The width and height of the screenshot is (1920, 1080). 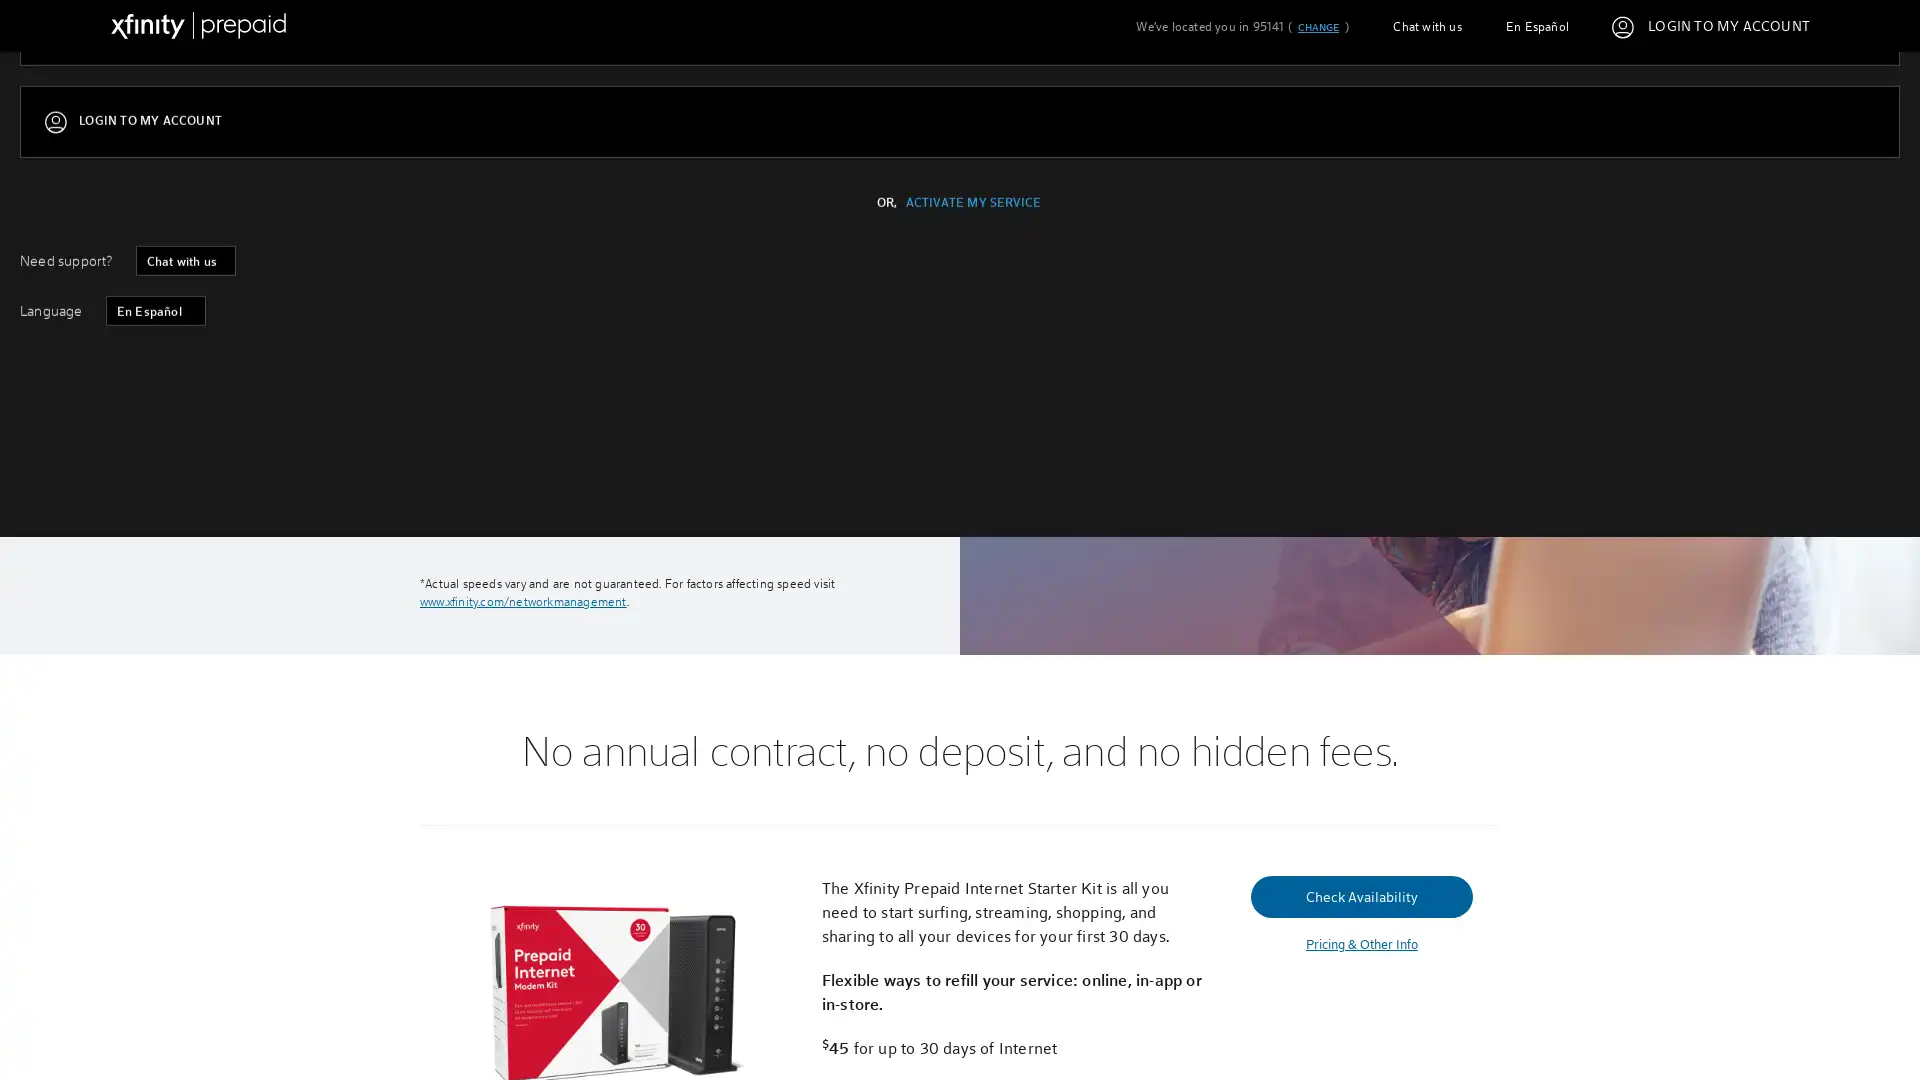 What do you see at coordinates (1360, 944) in the screenshot?
I see `Pricing & Other Info` at bounding box center [1360, 944].